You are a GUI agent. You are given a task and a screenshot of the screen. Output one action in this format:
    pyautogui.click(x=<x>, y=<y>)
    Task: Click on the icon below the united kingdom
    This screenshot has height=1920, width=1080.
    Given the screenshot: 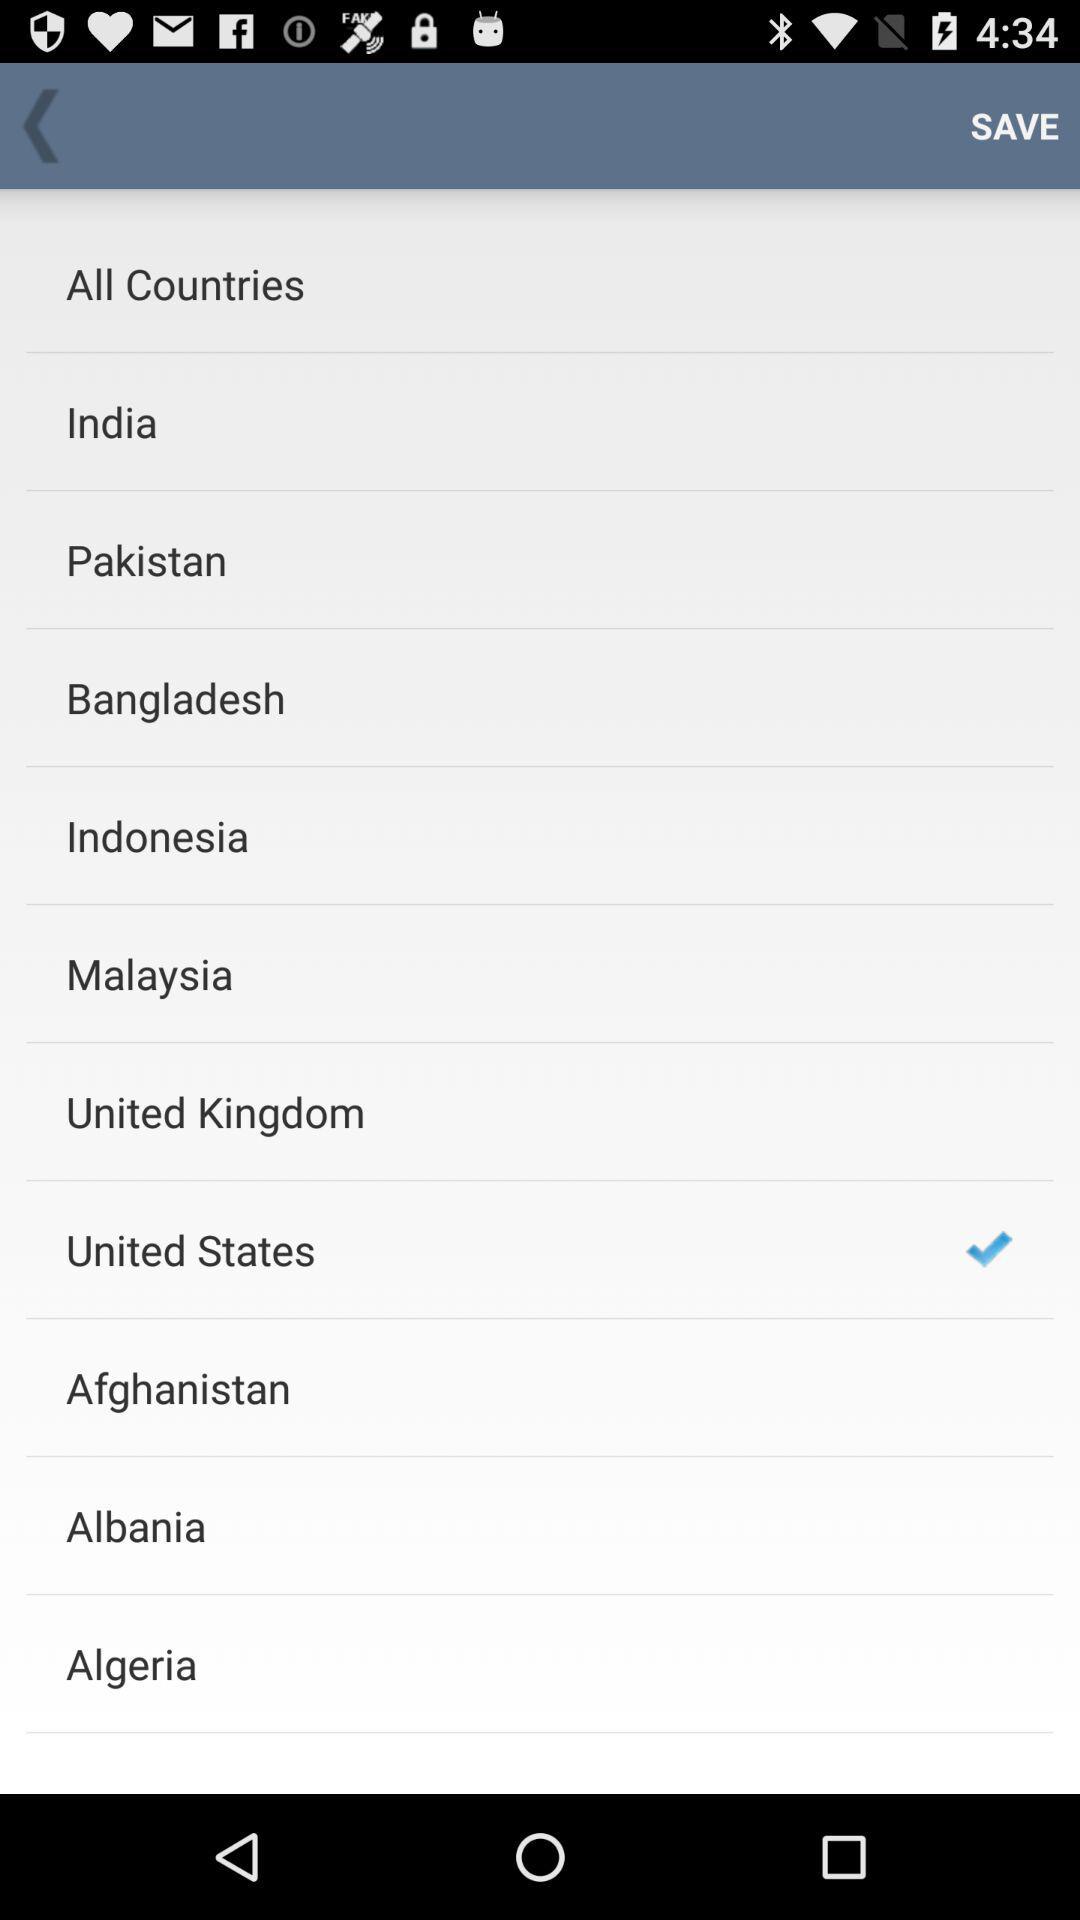 What is the action you would take?
    pyautogui.click(x=489, y=1248)
    